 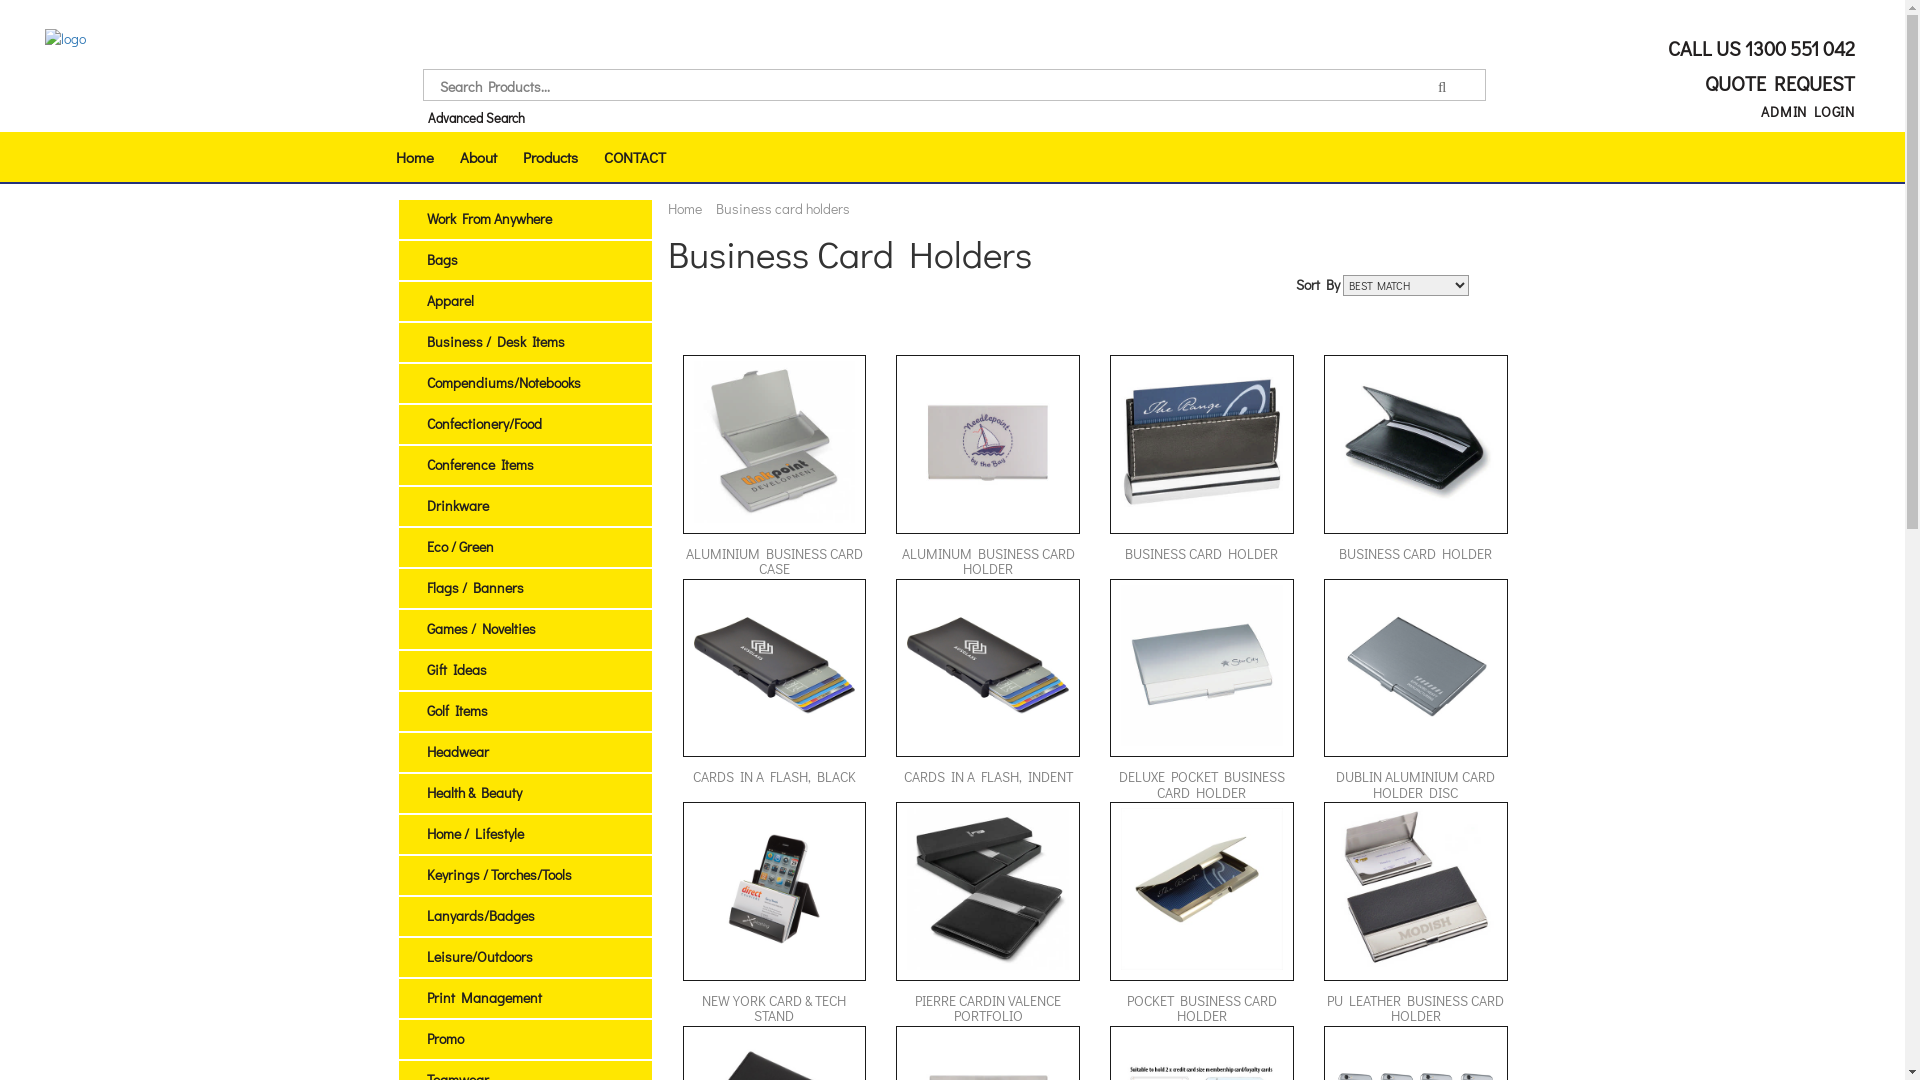 I want to click on 'ALUMINUM BUSINESS CARD HOLDER', so click(x=988, y=466).